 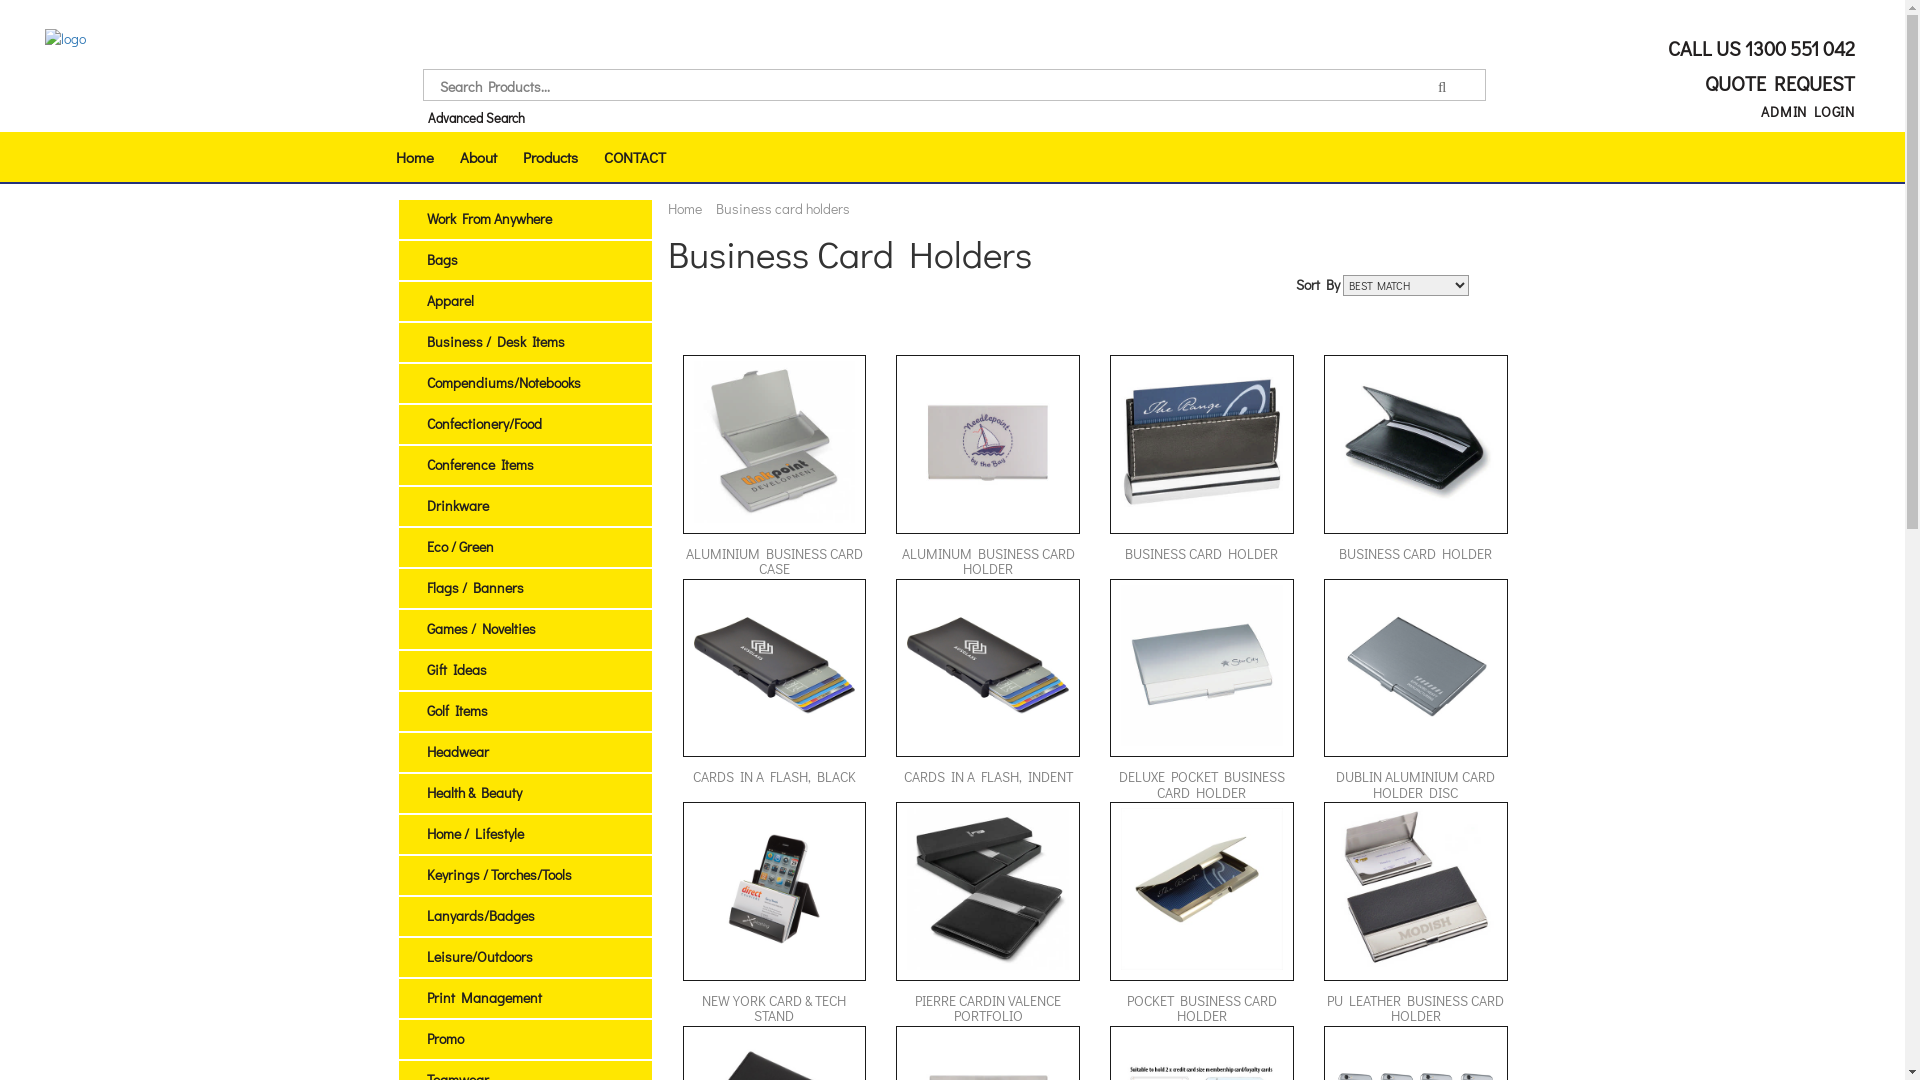 I want to click on 'ALUMINUM BUSINESS CARD HOLDER', so click(x=988, y=466).